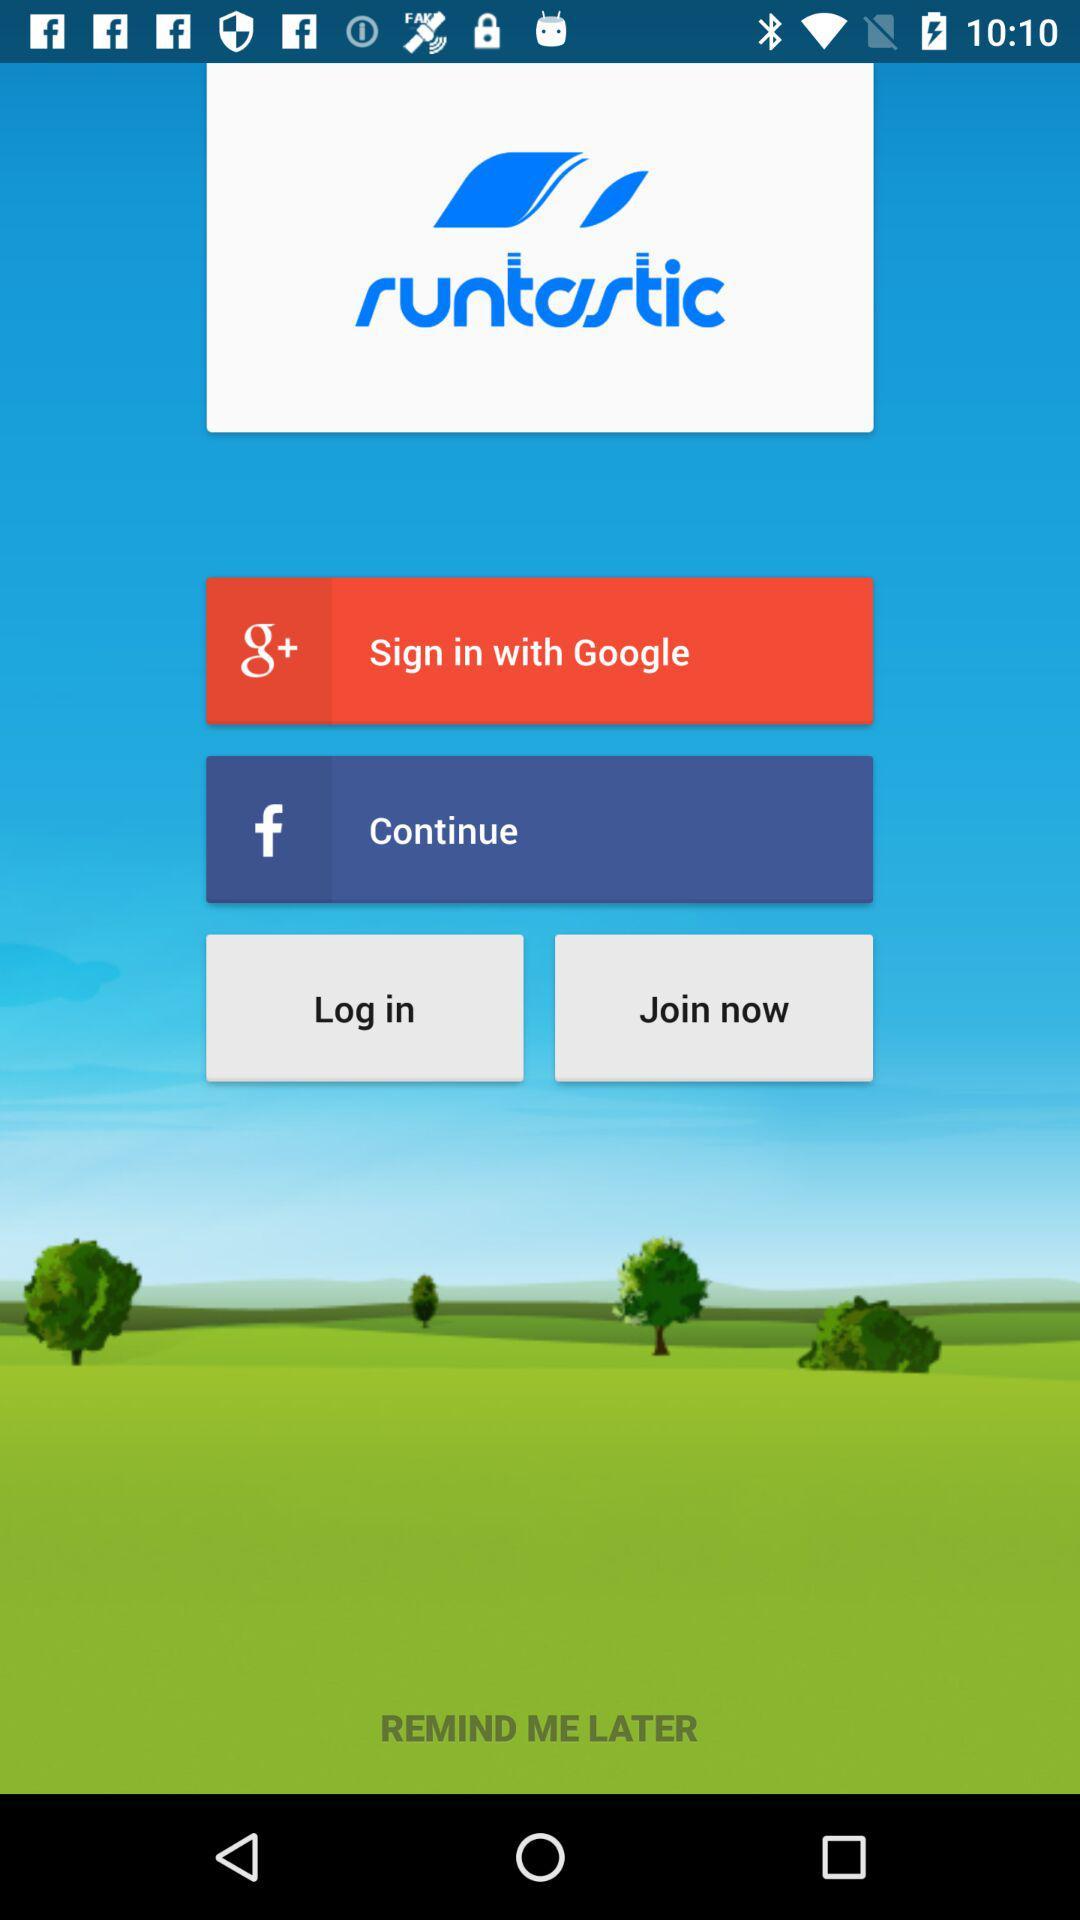  What do you see at coordinates (538, 829) in the screenshot?
I see `the item above the log in` at bounding box center [538, 829].